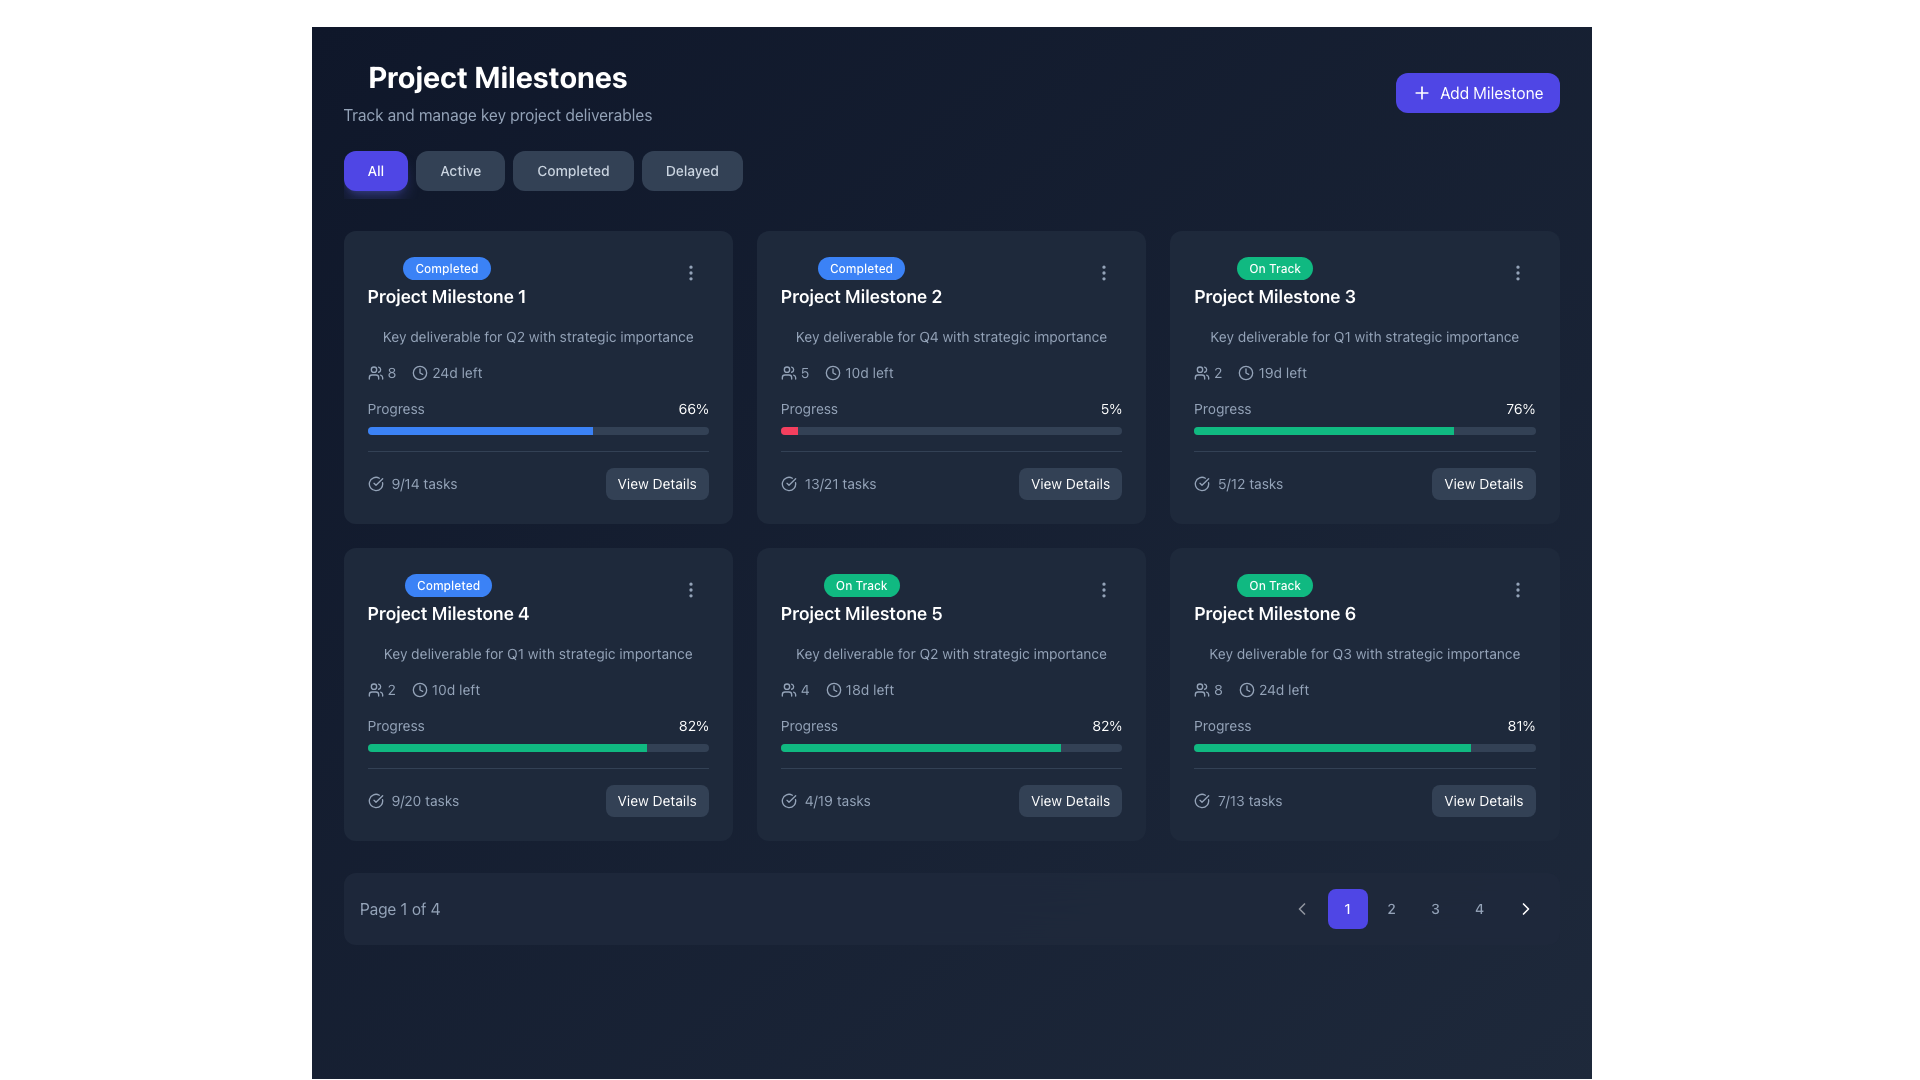 Image resolution: width=1920 pixels, height=1080 pixels. What do you see at coordinates (1483, 800) in the screenshot?
I see `the 'View Details' button with a navy background and rounded corners located in the bottom-right corner of the card for 'Project Milestone 6'` at bounding box center [1483, 800].